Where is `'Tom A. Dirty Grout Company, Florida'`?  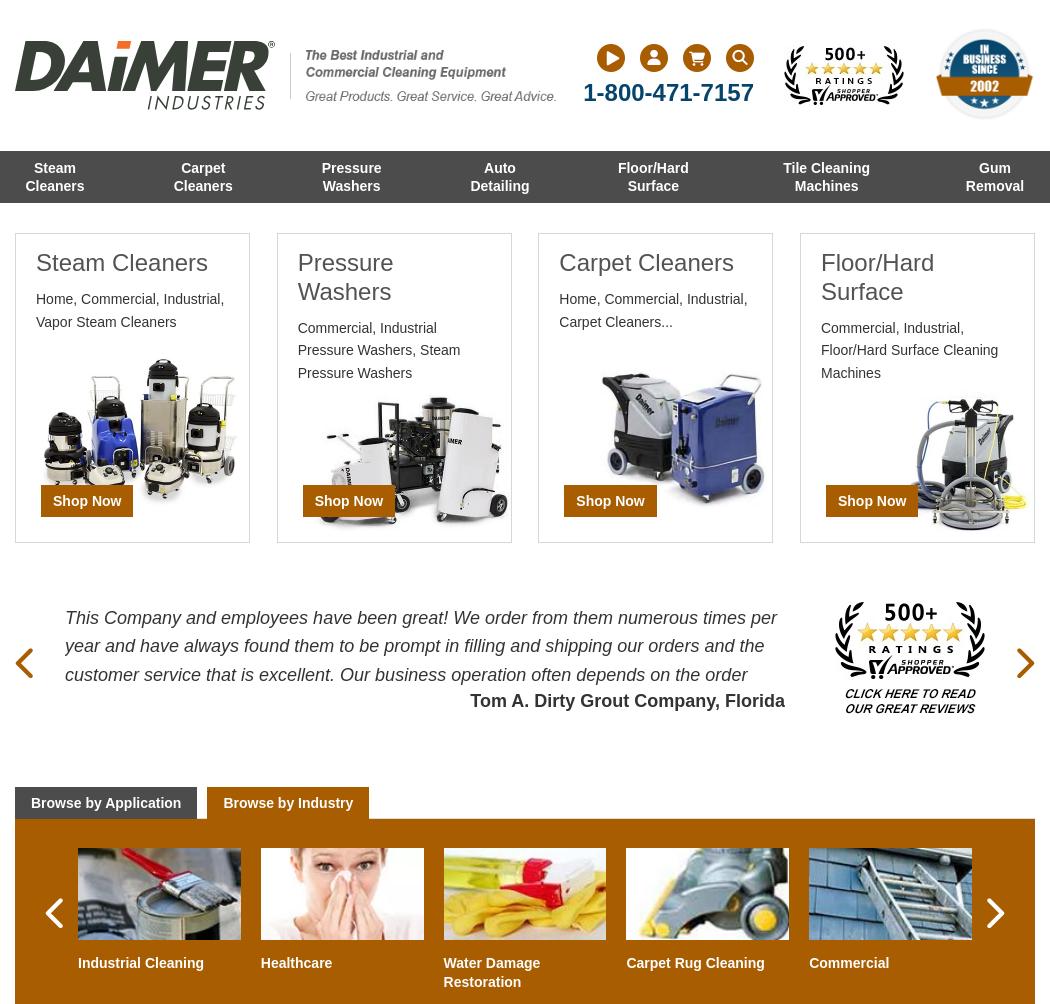 'Tom A. Dirty Grout Company, Florida' is located at coordinates (627, 698).